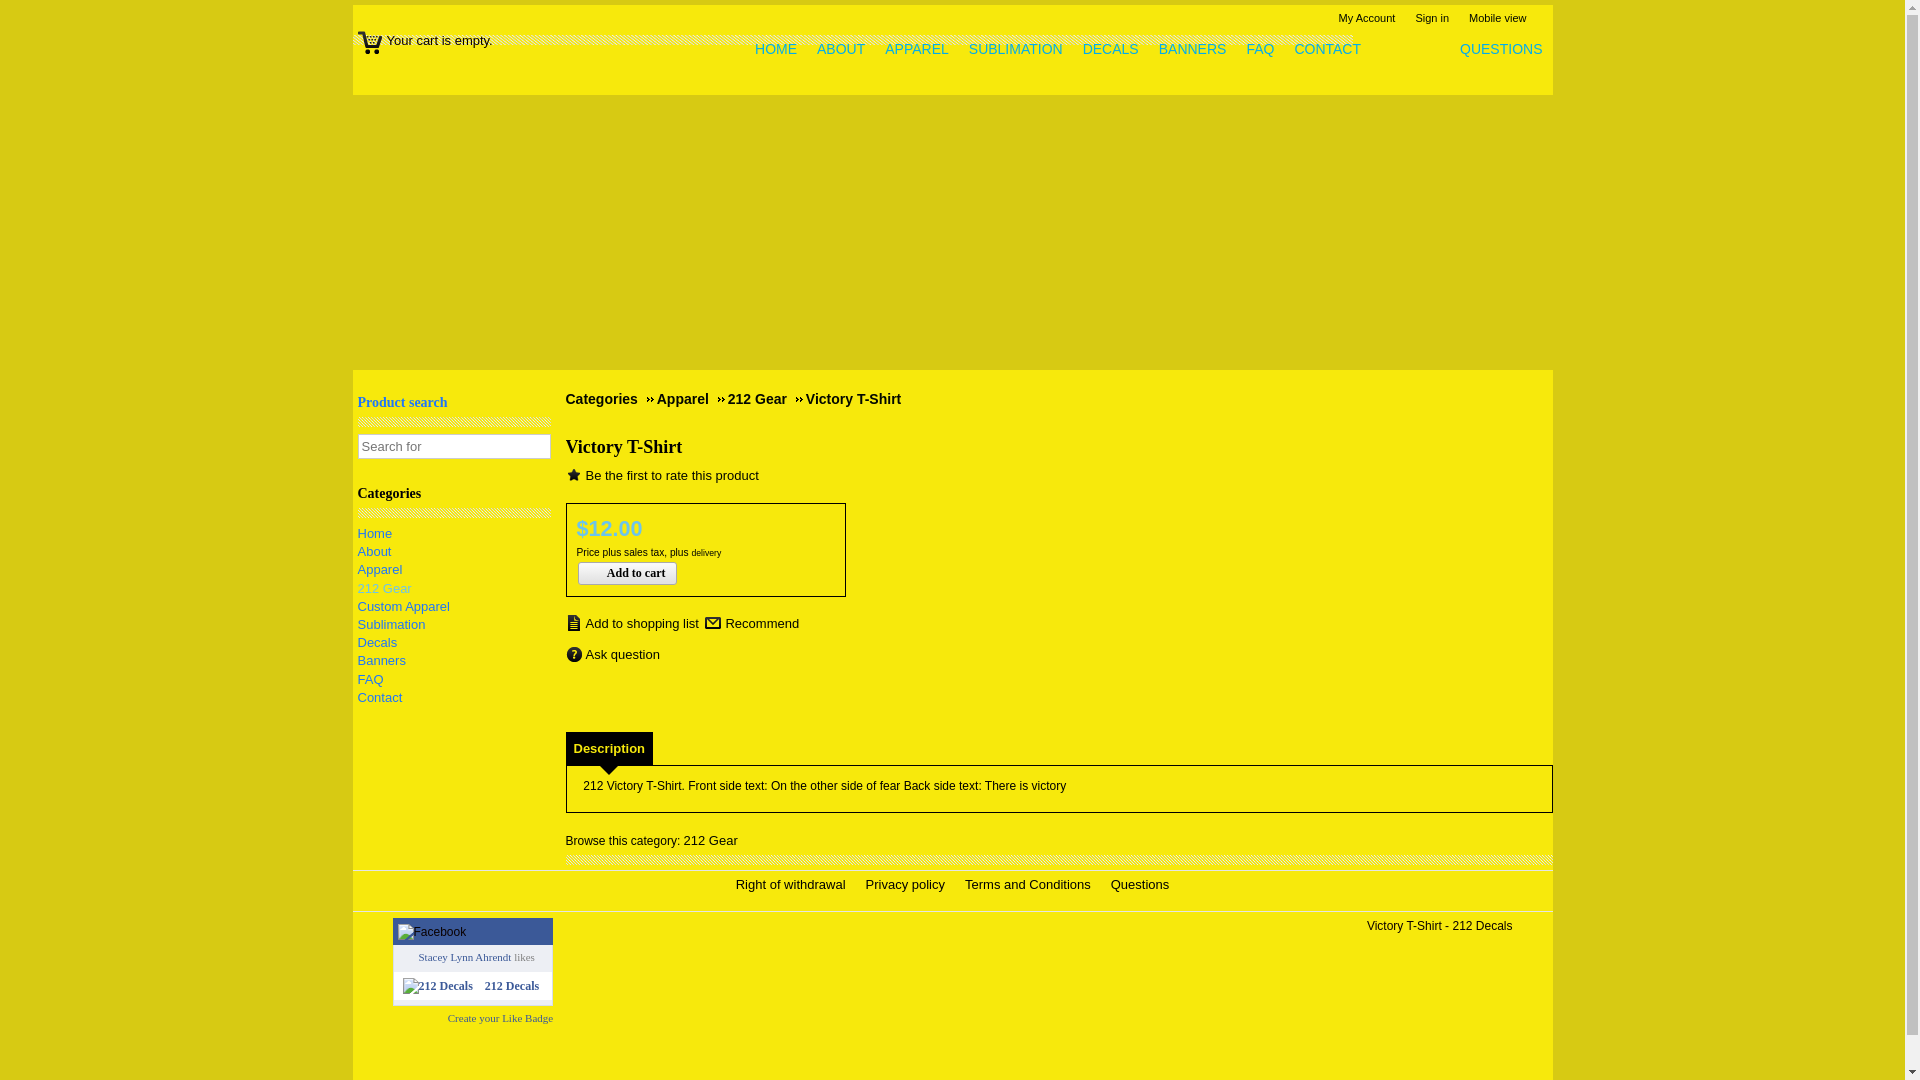  What do you see at coordinates (920, 48) in the screenshot?
I see `'APPAREL'` at bounding box center [920, 48].